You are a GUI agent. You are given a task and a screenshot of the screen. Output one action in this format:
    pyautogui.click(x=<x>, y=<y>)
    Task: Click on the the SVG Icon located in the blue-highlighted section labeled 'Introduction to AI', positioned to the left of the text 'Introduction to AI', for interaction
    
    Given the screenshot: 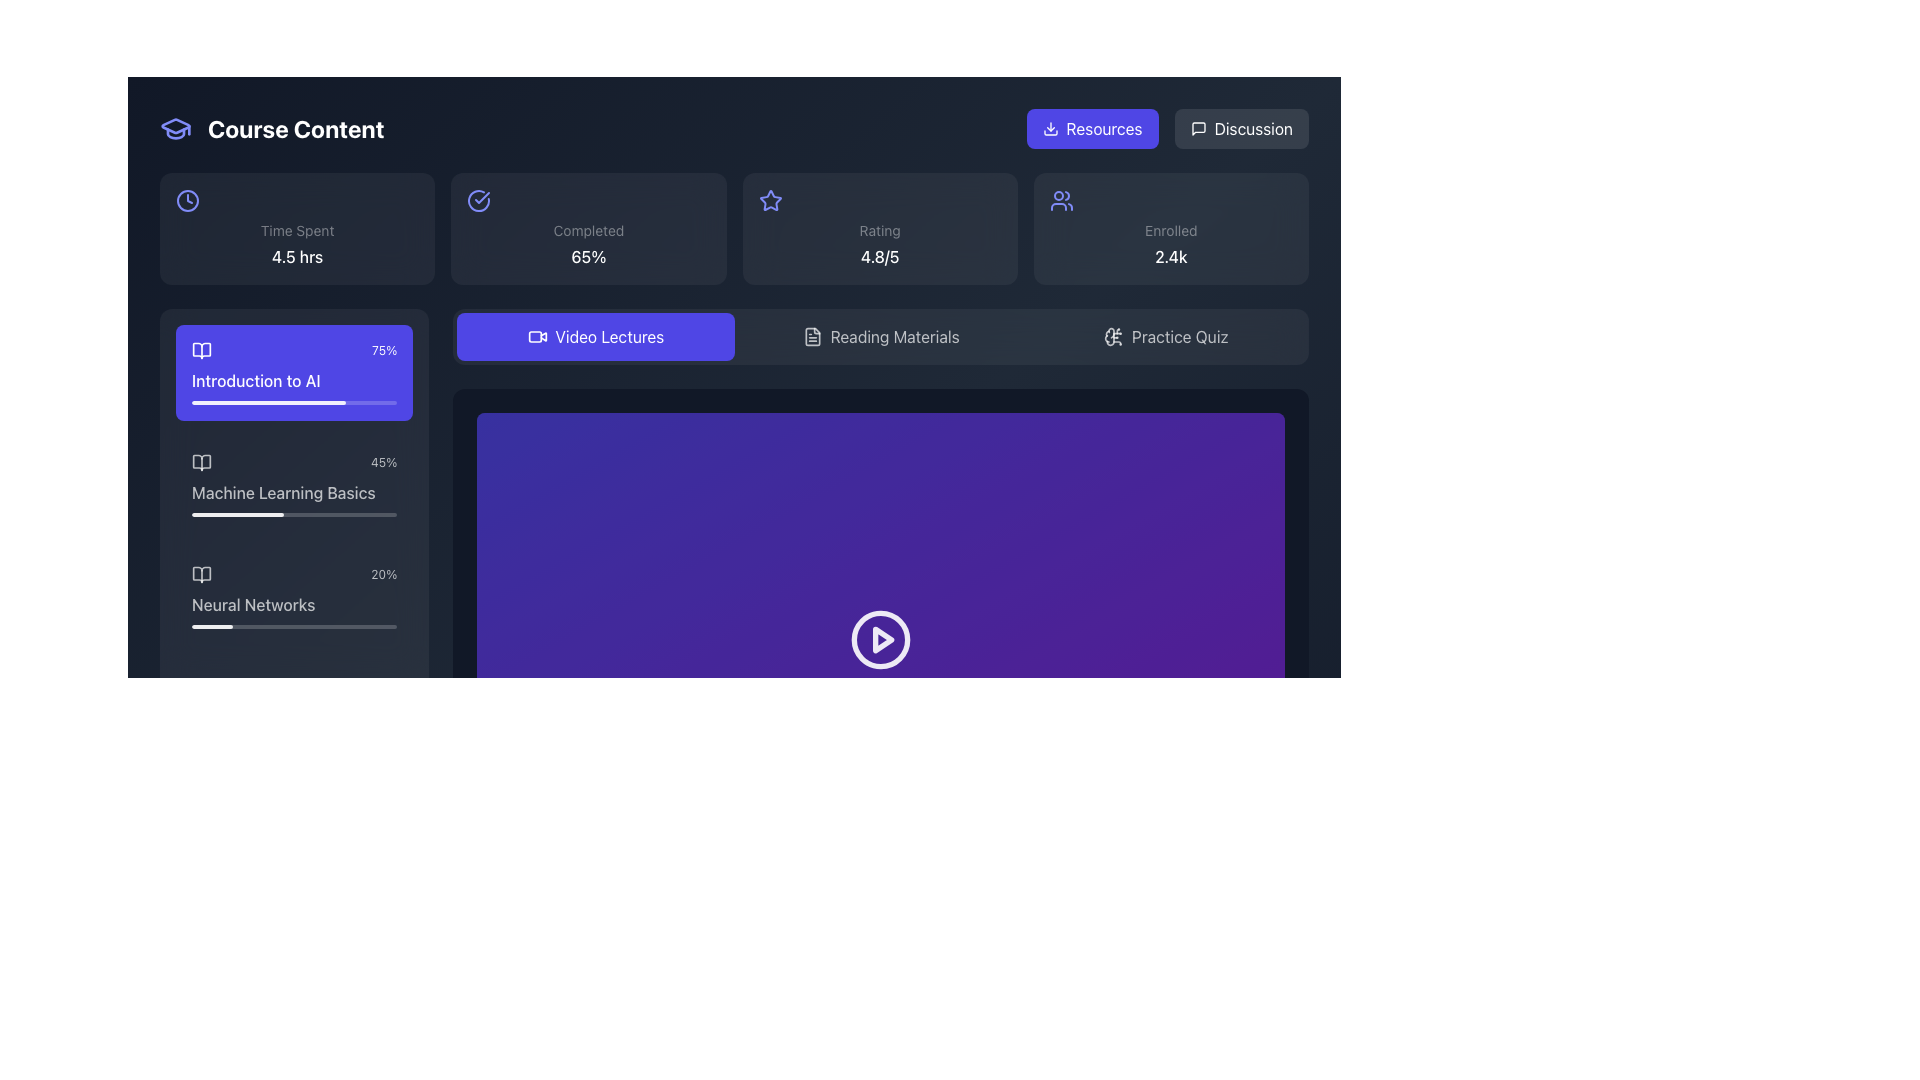 What is the action you would take?
    pyautogui.click(x=201, y=350)
    